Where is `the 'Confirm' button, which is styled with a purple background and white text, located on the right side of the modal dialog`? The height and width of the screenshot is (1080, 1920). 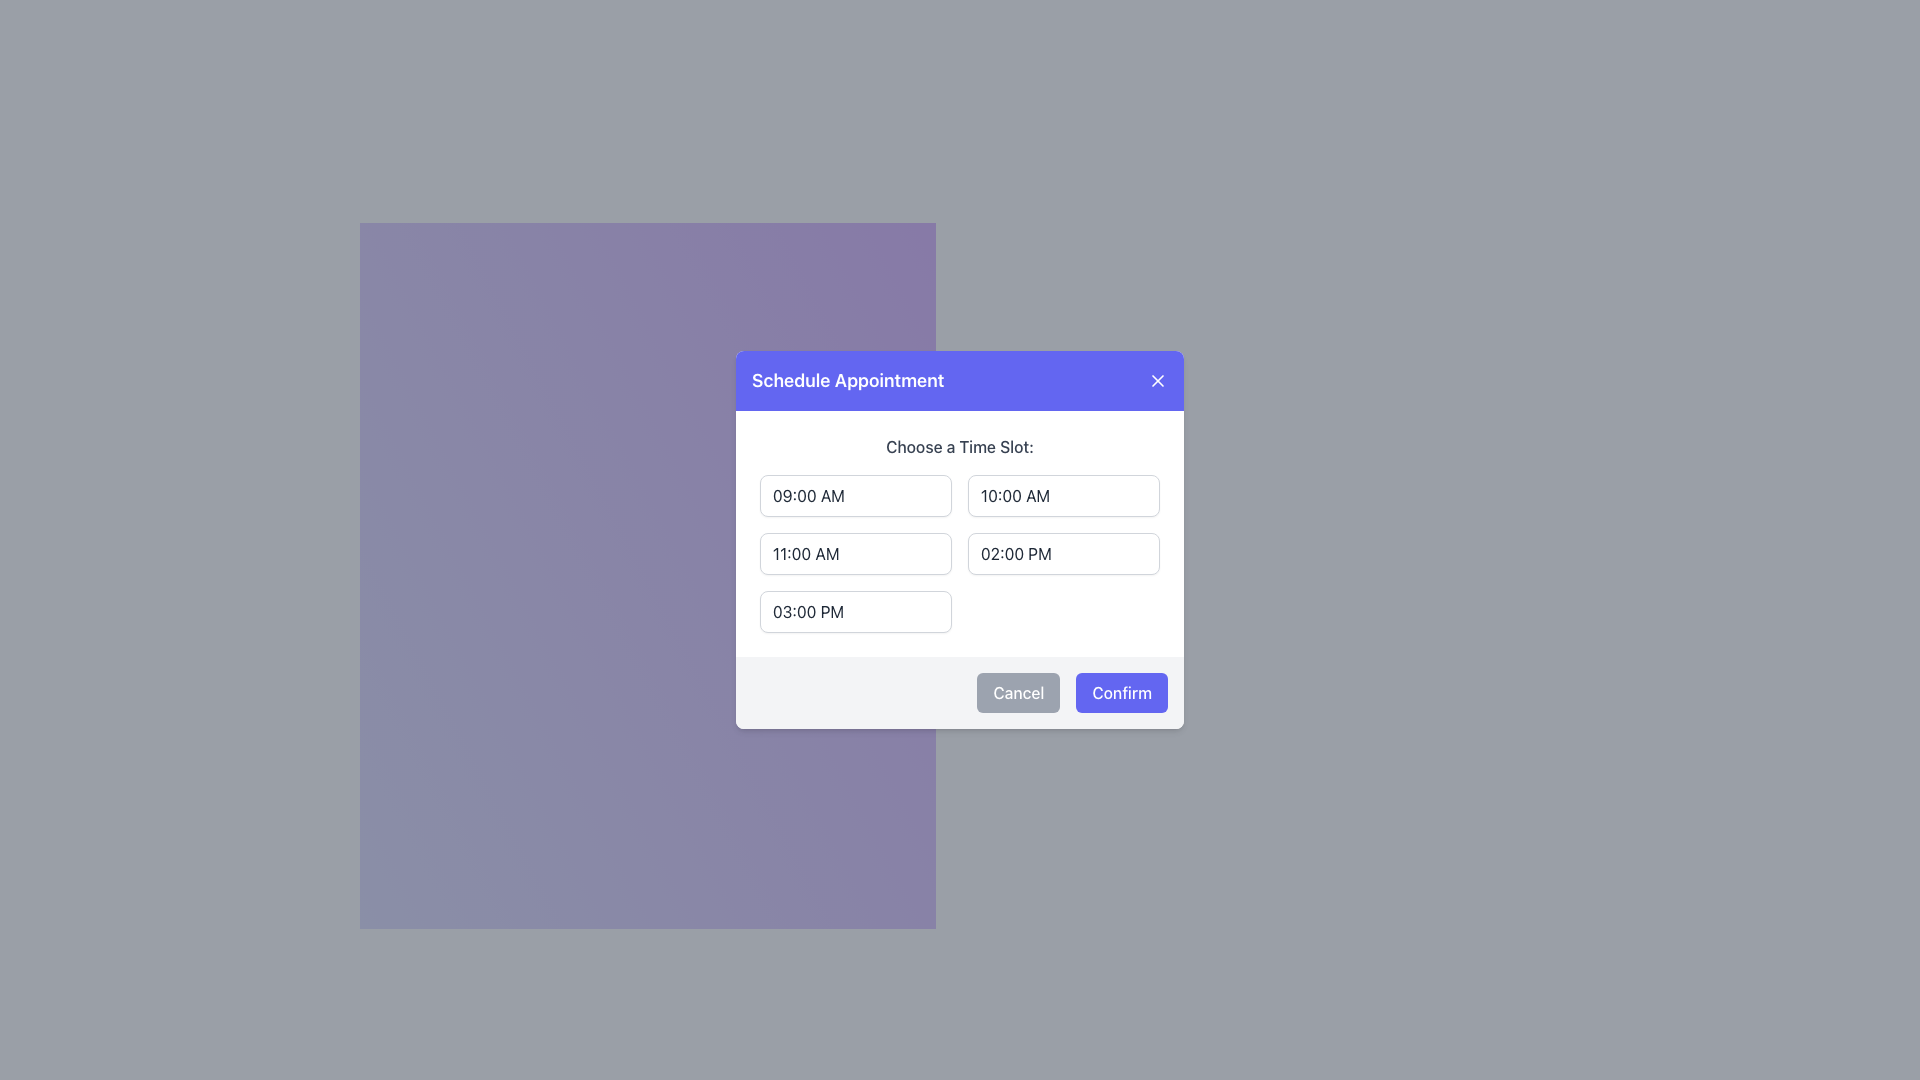
the 'Confirm' button, which is styled with a purple background and white text, located on the right side of the modal dialog is located at coordinates (1122, 692).